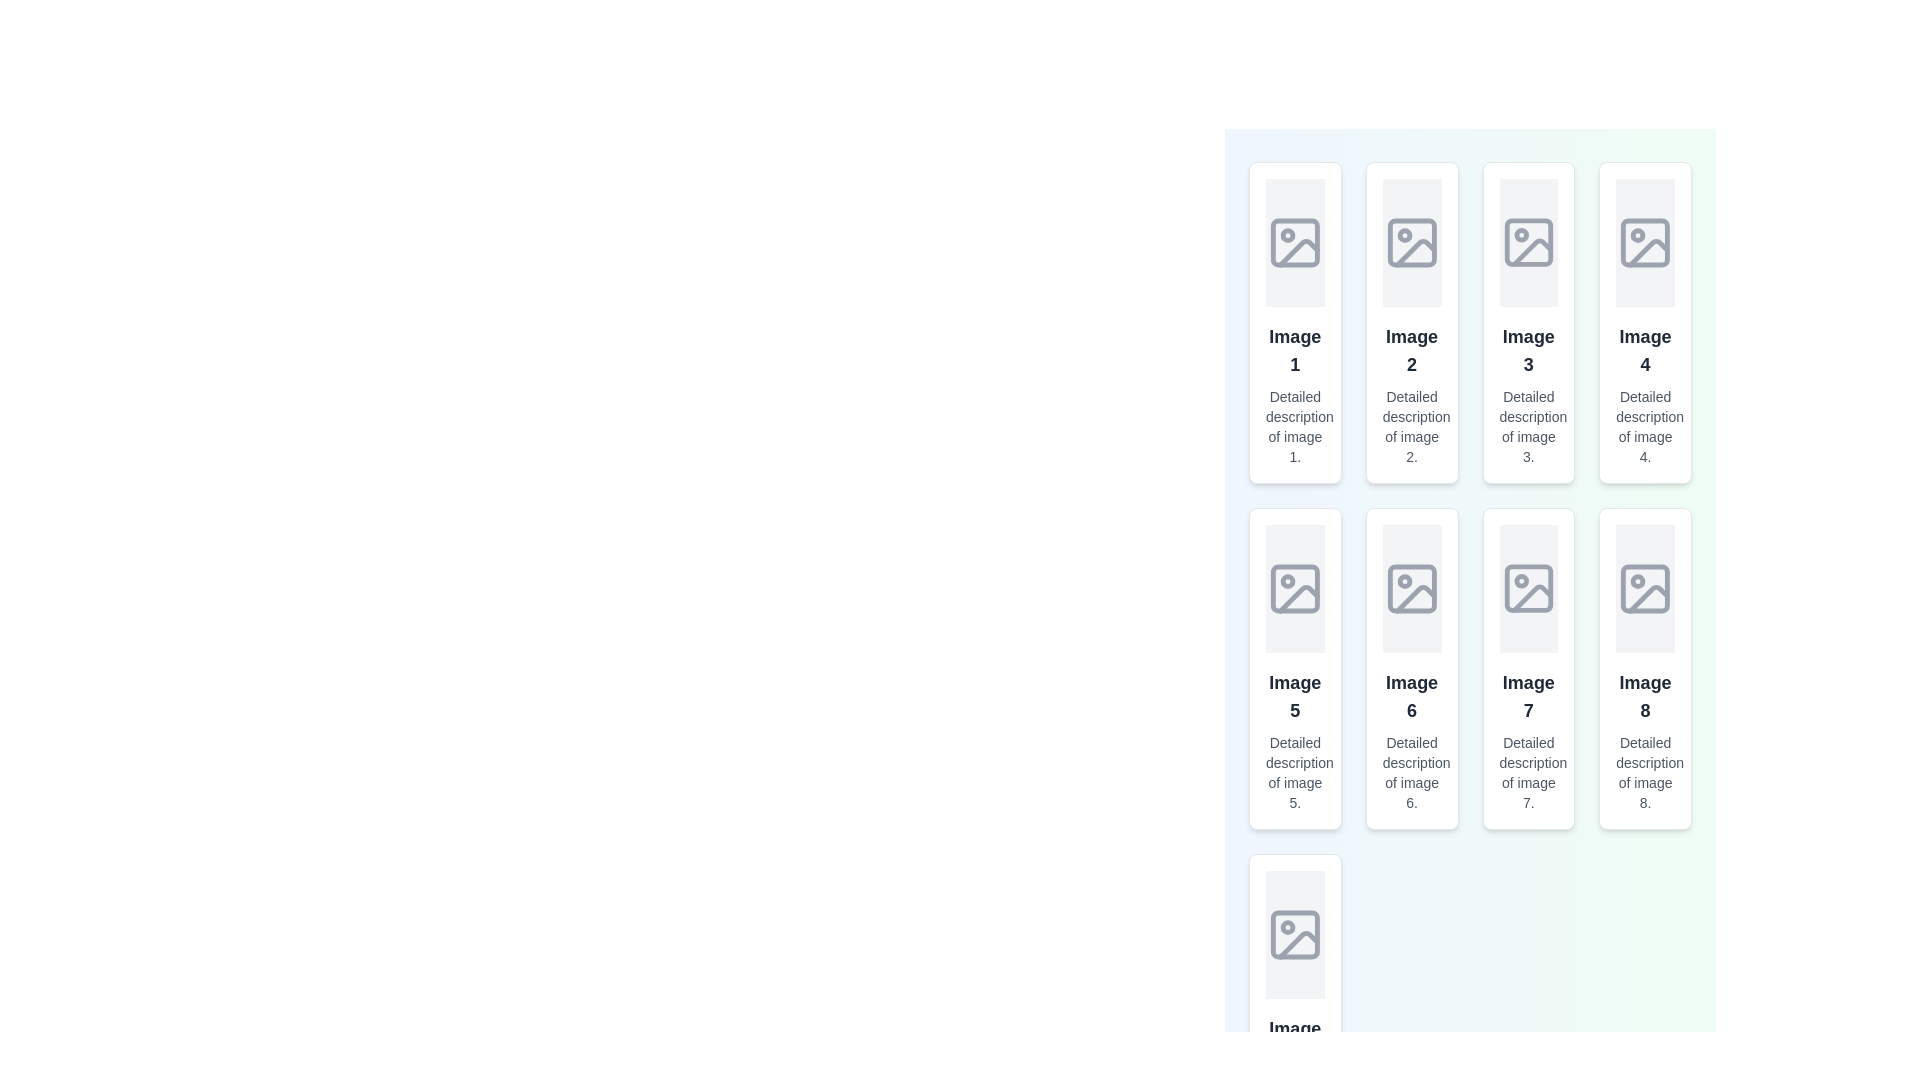 Image resolution: width=1920 pixels, height=1080 pixels. What do you see at coordinates (1411, 588) in the screenshot?
I see `the decorative rectangular frame within the image placeholder for 'Image 6', which is the largest rectangular component in the icon` at bounding box center [1411, 588].